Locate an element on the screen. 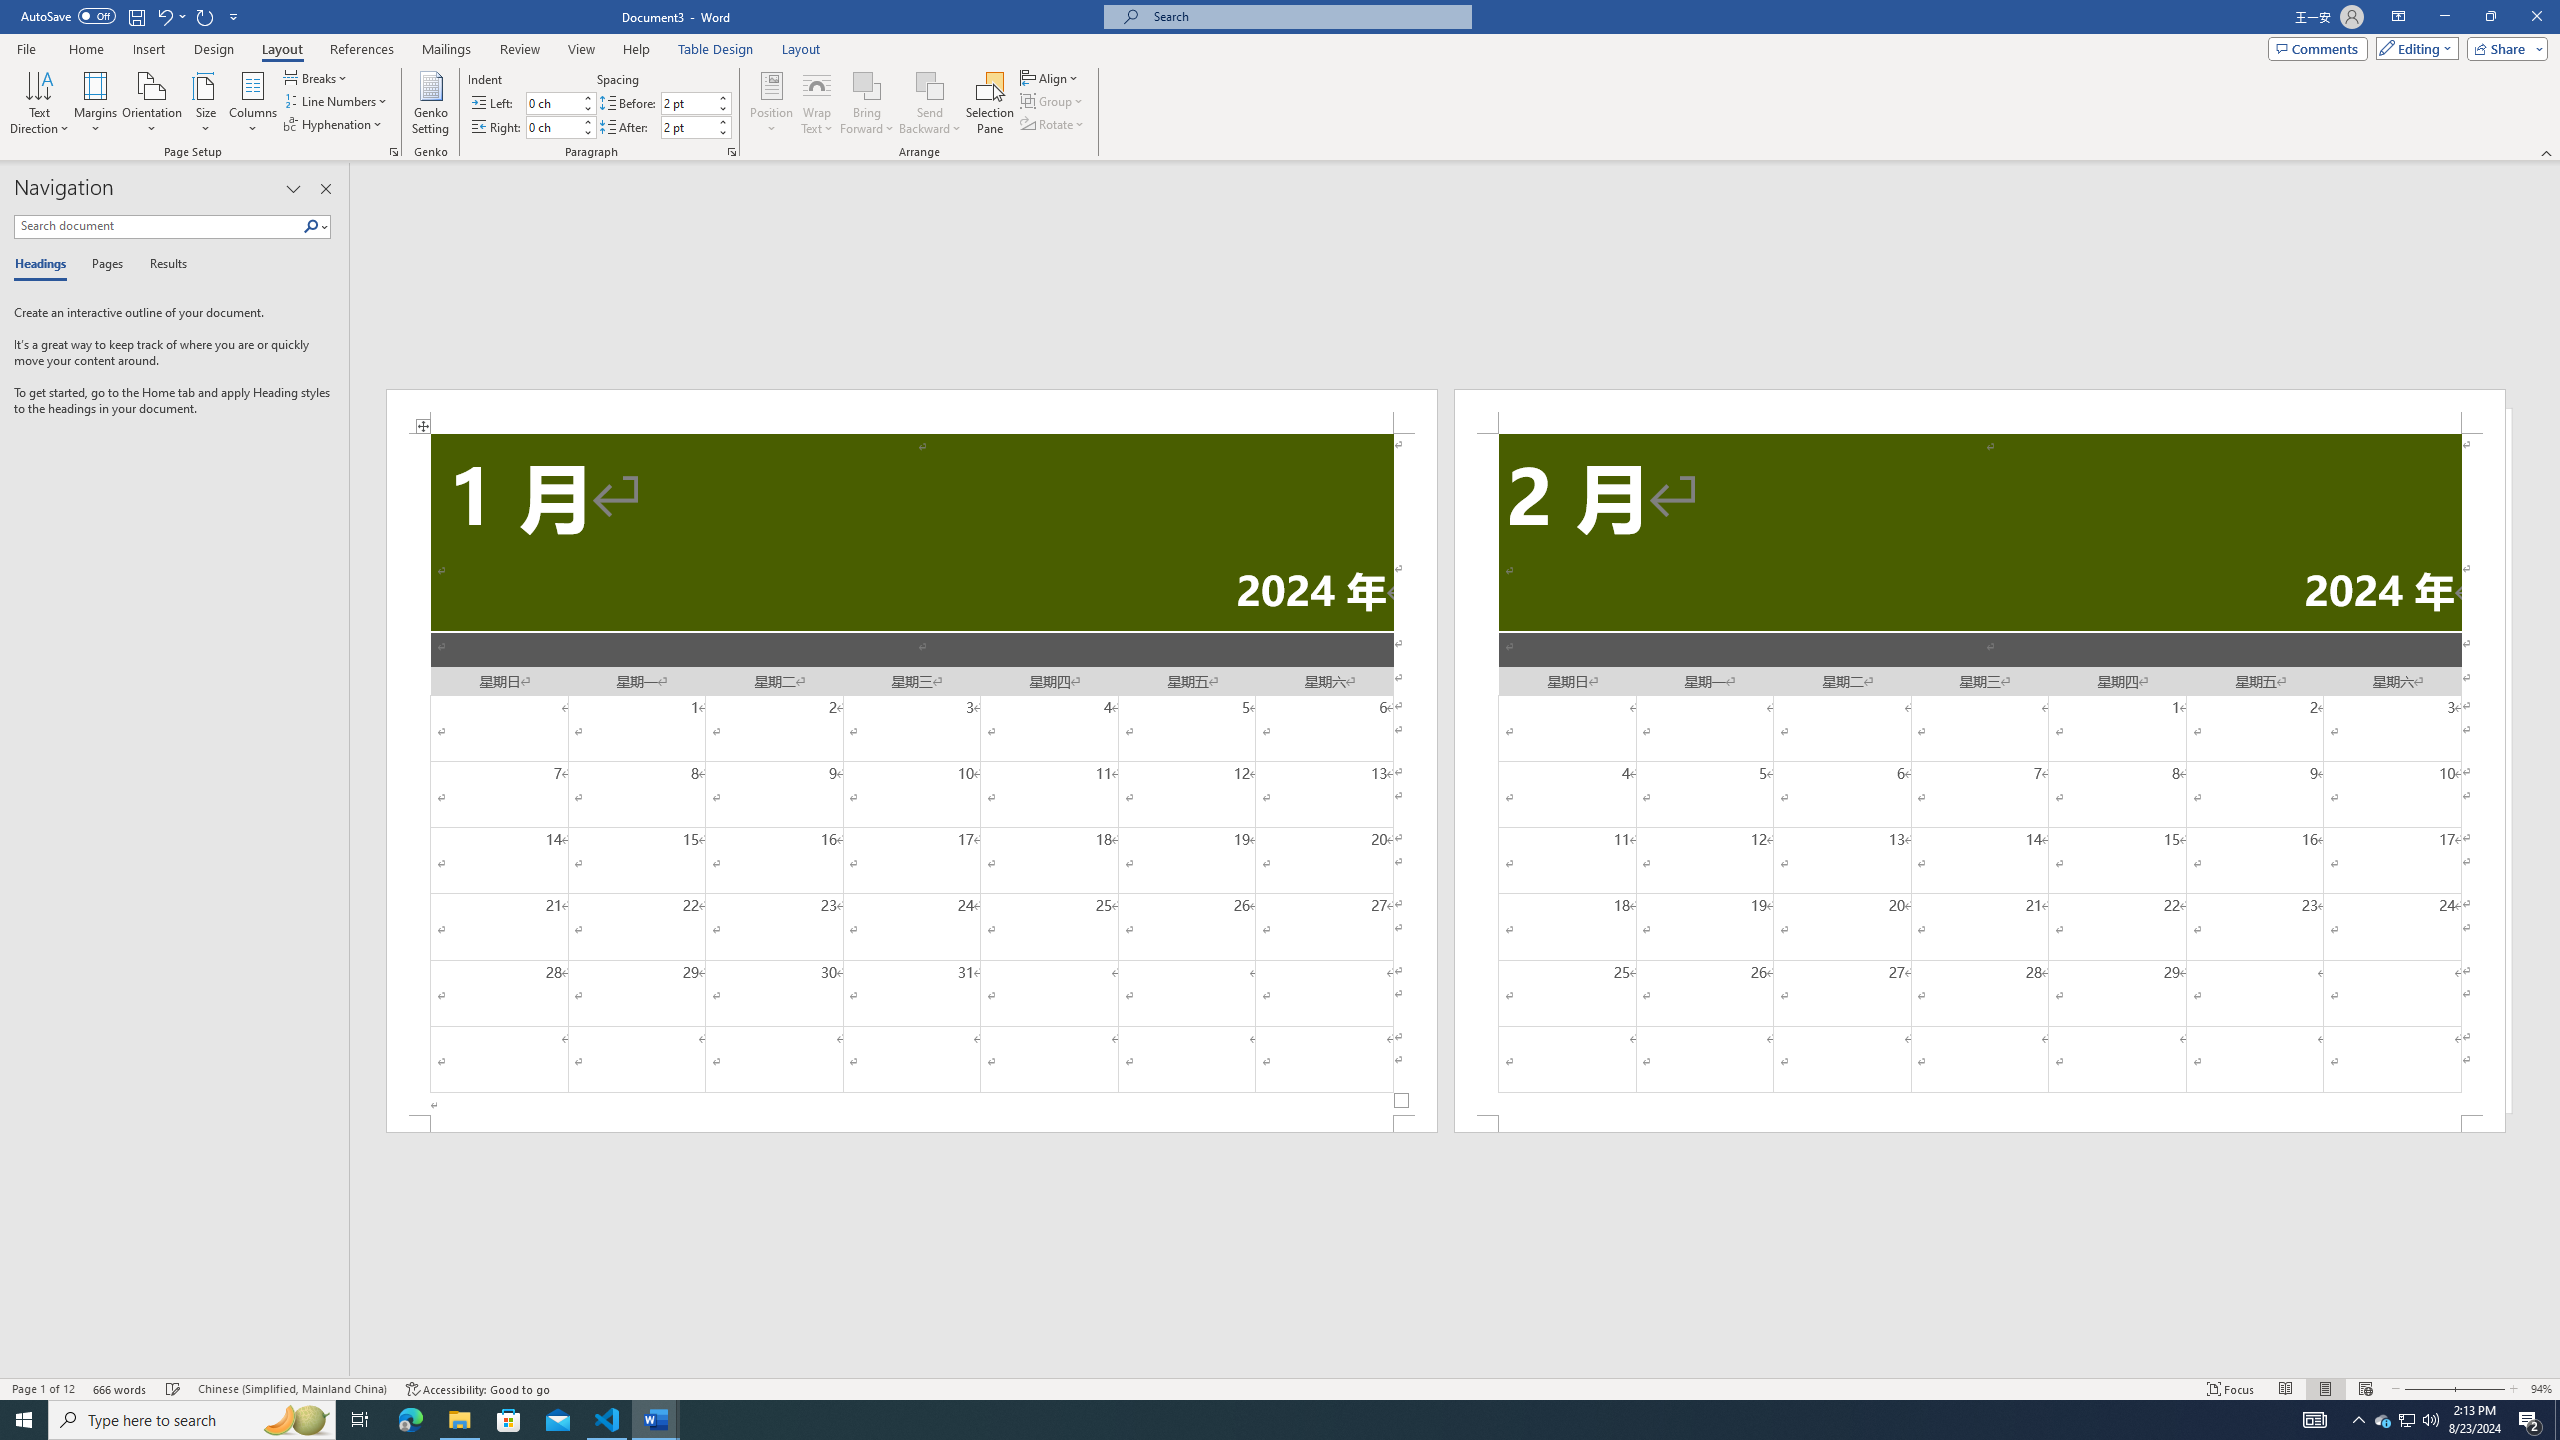 Image resolution: width=2560 pixels, height=1440 pixels. 'Headings' is located at coordinates (44, 264).